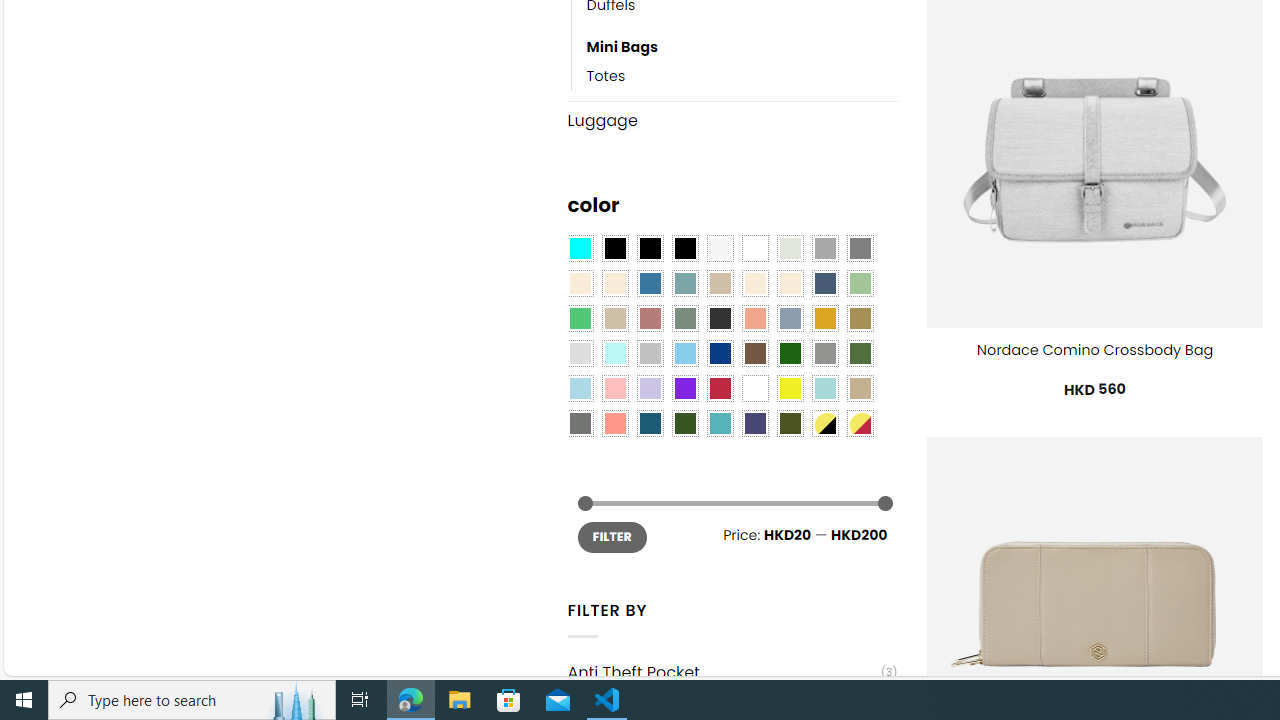 Image resolution: width=1280 pixels, height=720 pixels. I want to click on 'Khaki', so click(860, 388).